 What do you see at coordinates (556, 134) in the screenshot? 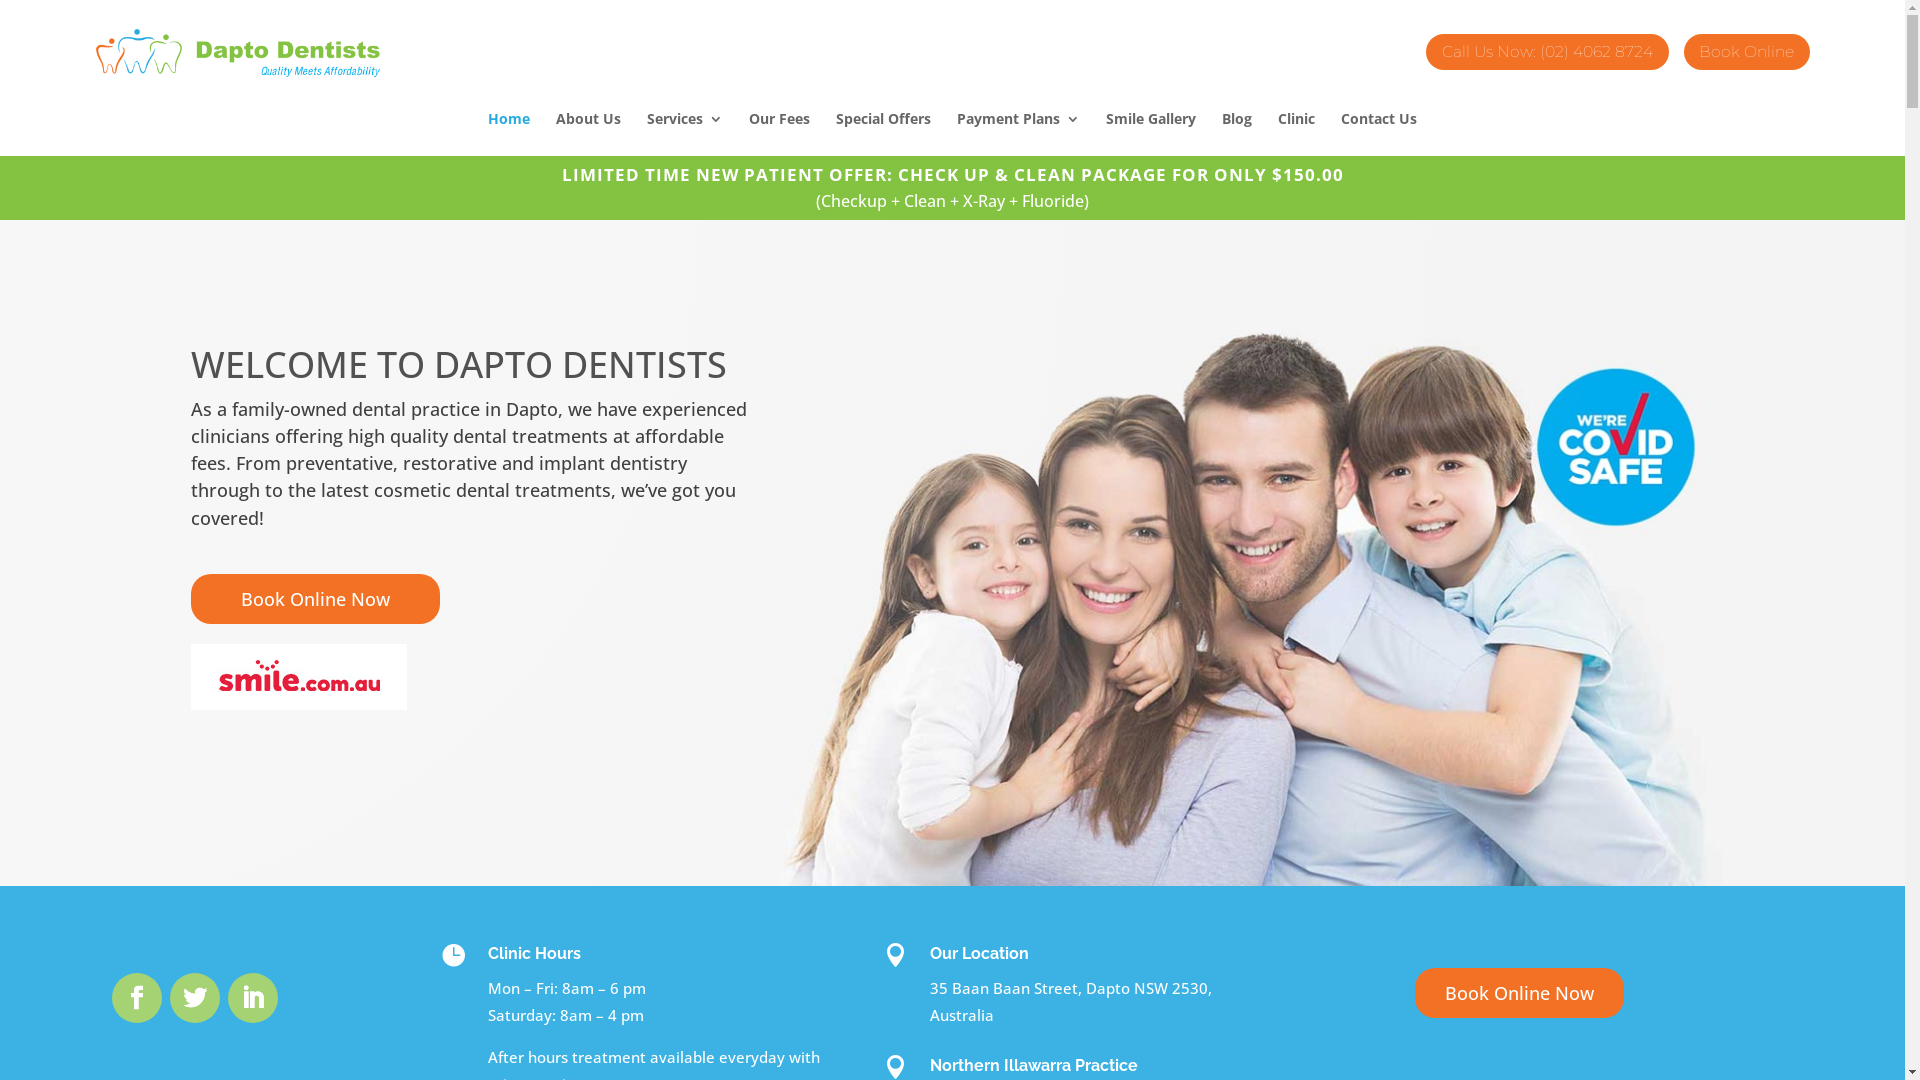
I see `'About Us'` at bounding box center [556, 134].